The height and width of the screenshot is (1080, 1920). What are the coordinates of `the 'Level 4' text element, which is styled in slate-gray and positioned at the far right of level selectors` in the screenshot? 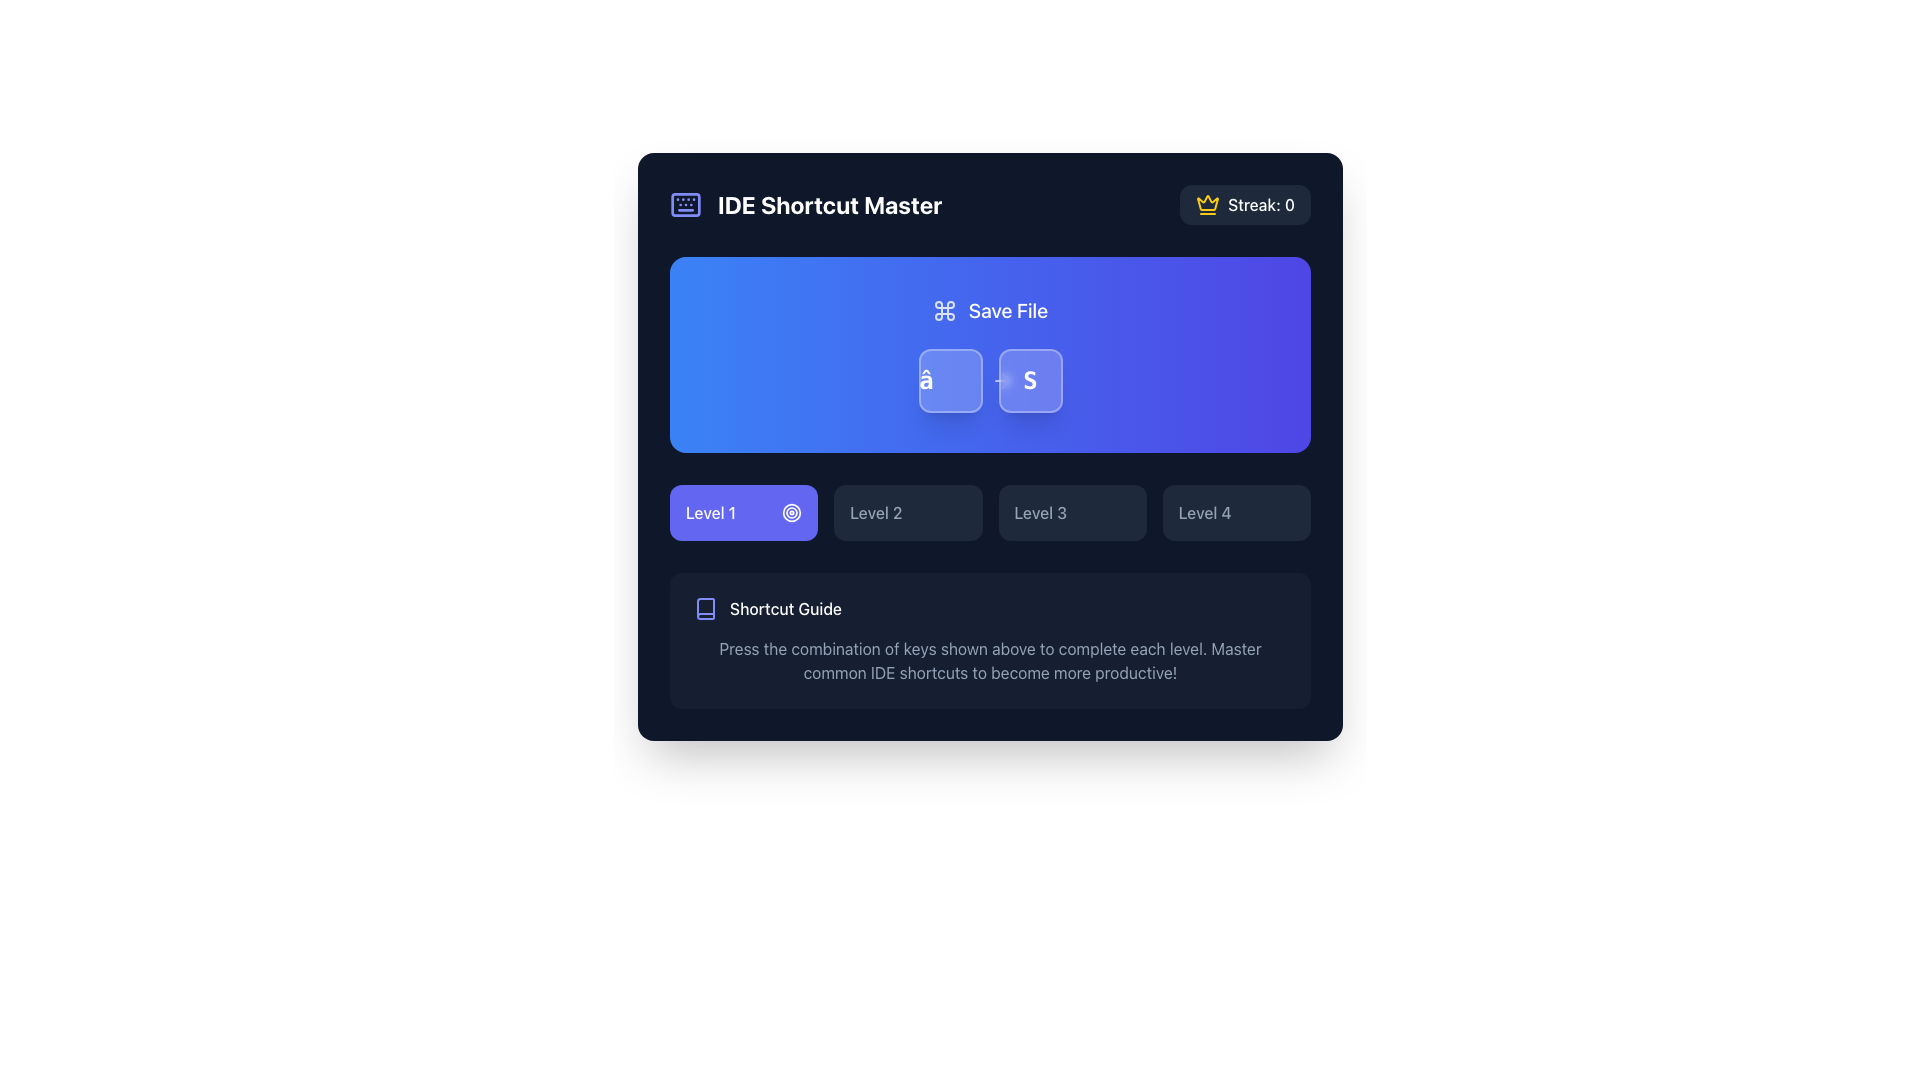 It's located at (1204, 512).